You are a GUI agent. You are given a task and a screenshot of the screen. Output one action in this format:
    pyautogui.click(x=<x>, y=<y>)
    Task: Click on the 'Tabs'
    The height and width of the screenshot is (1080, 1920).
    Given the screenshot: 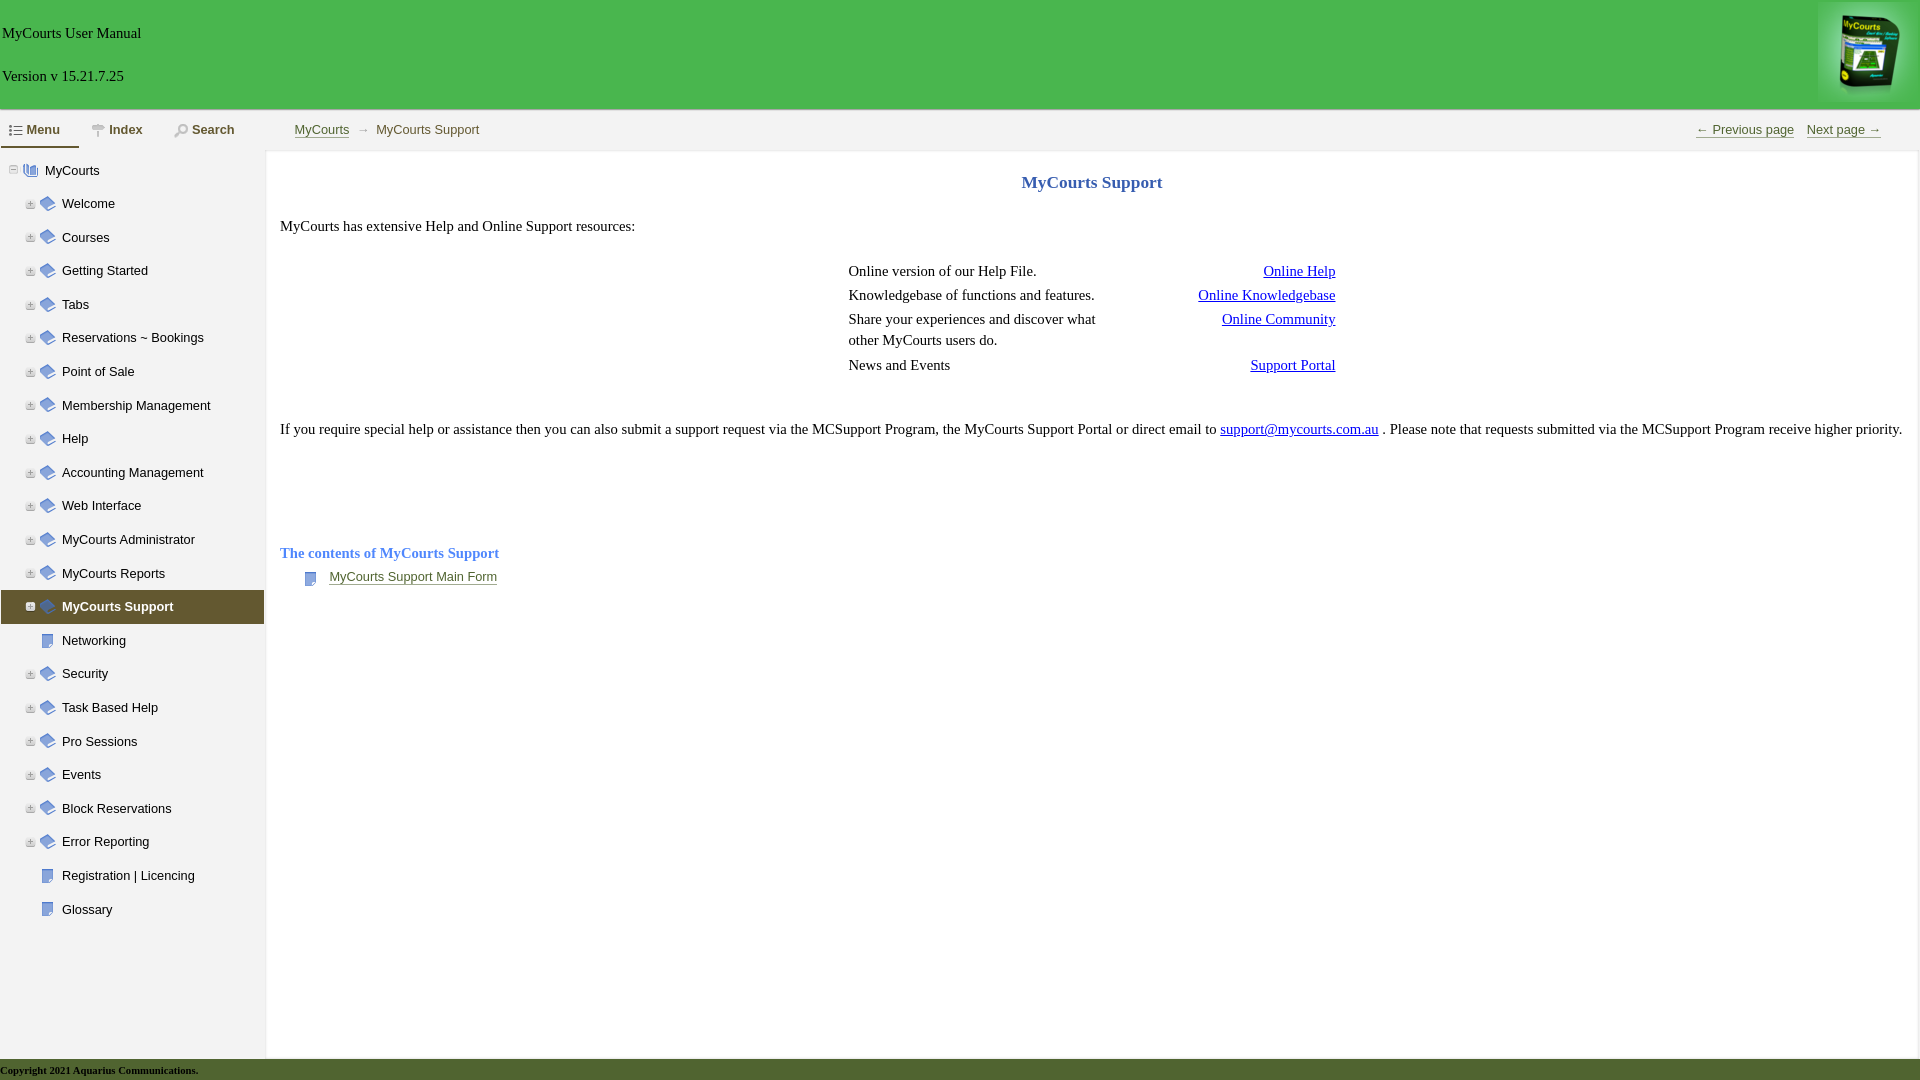 What is the action you would take?
    pyautogui.click(x=62, y=304)
    